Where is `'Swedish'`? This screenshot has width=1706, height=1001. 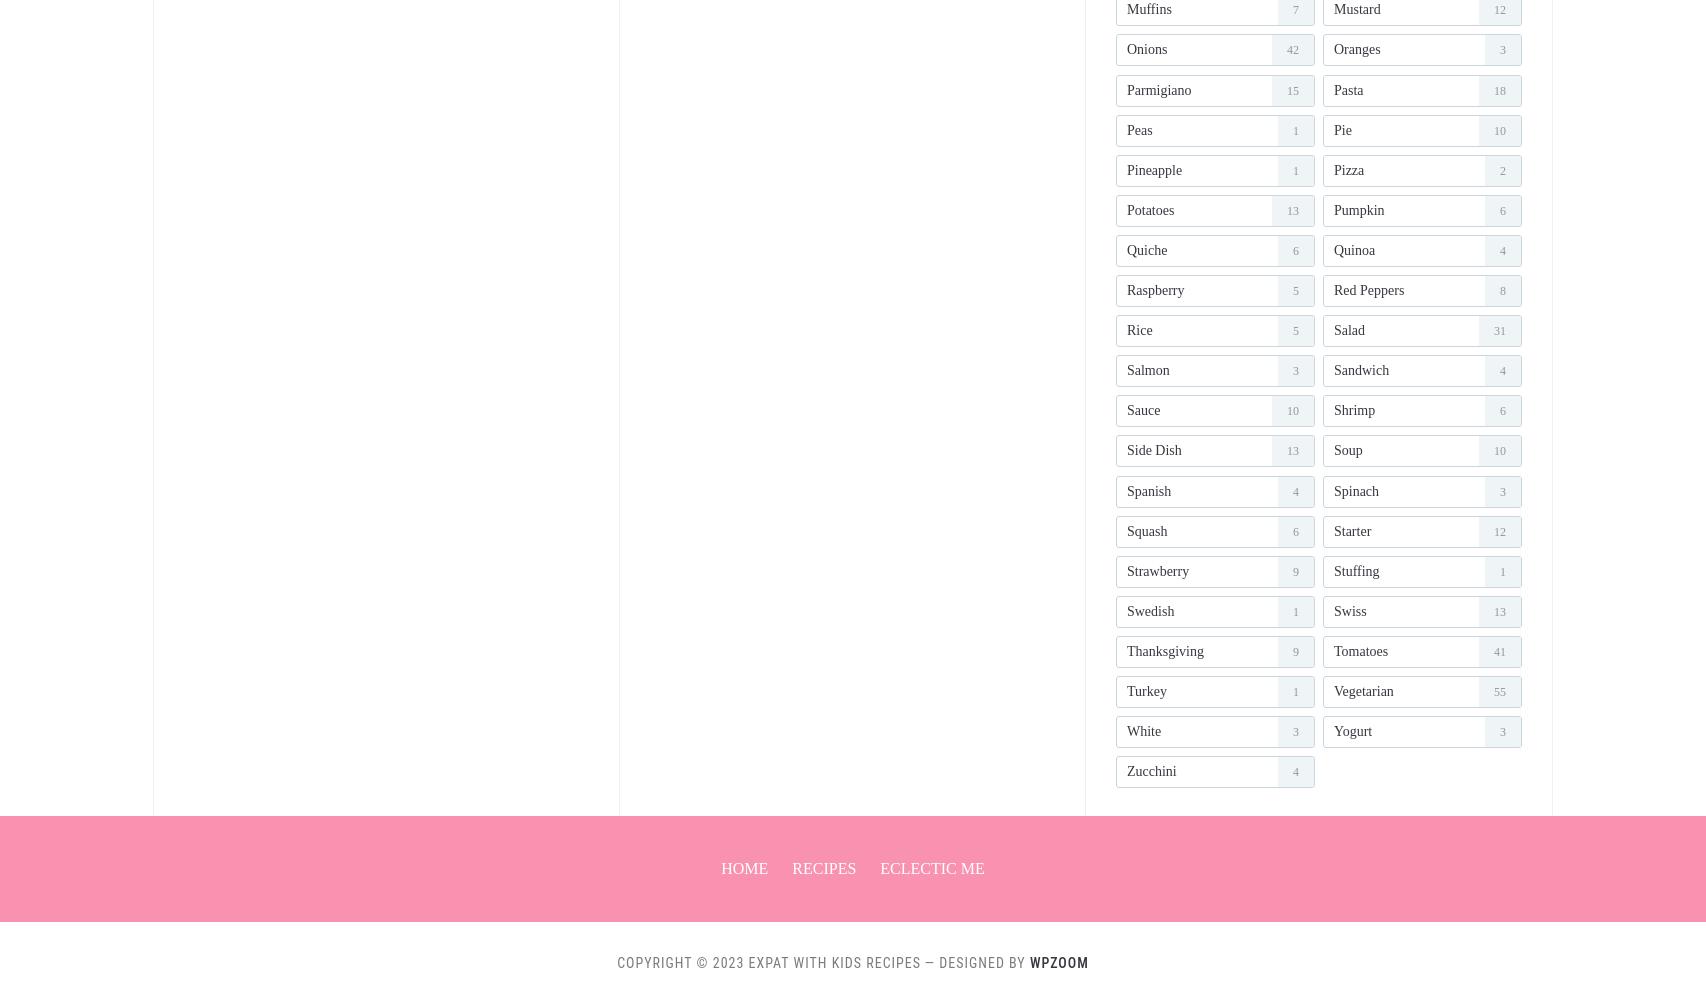 'Swedish' is located at coordinates (1150, 610).